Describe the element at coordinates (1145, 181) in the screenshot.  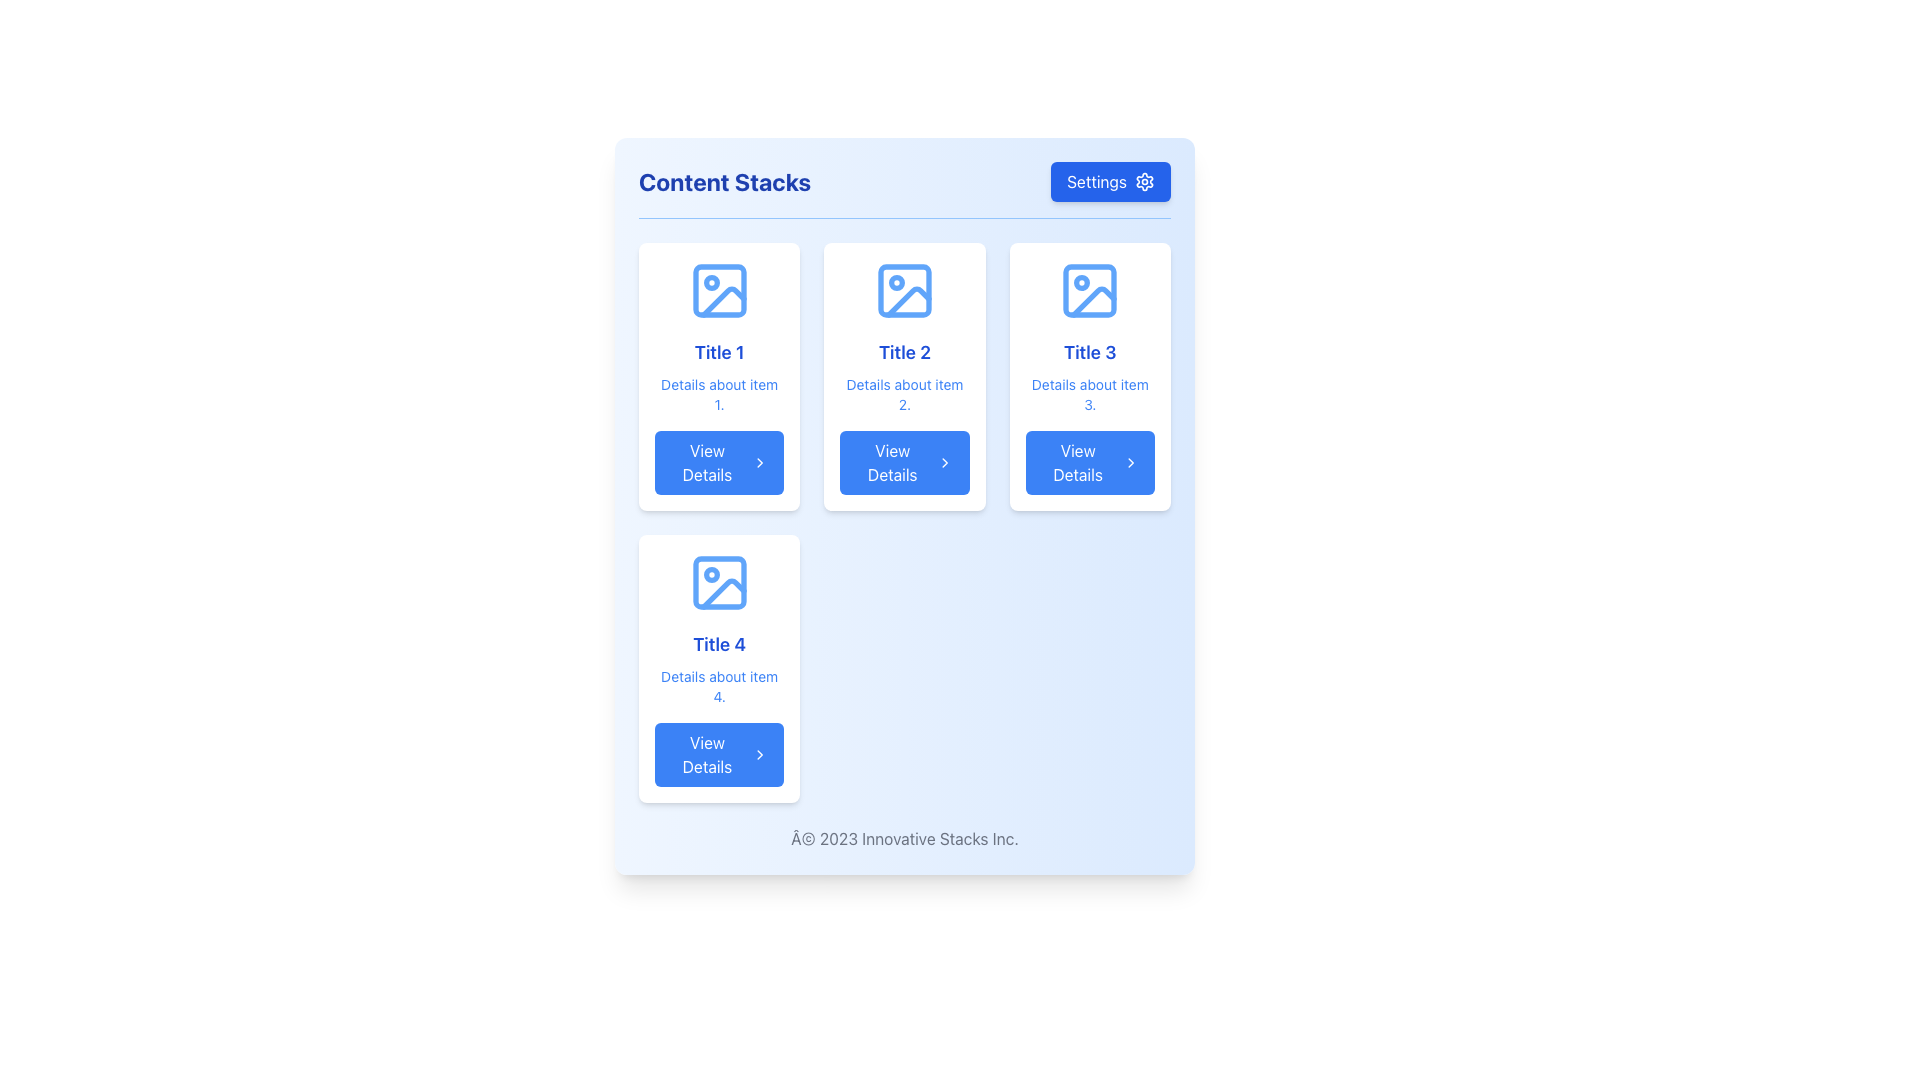
I see `the settings icon shaped like a gear, which is located within the top-right corner of the interface, part of the button labeled 'Settings'` at that location.